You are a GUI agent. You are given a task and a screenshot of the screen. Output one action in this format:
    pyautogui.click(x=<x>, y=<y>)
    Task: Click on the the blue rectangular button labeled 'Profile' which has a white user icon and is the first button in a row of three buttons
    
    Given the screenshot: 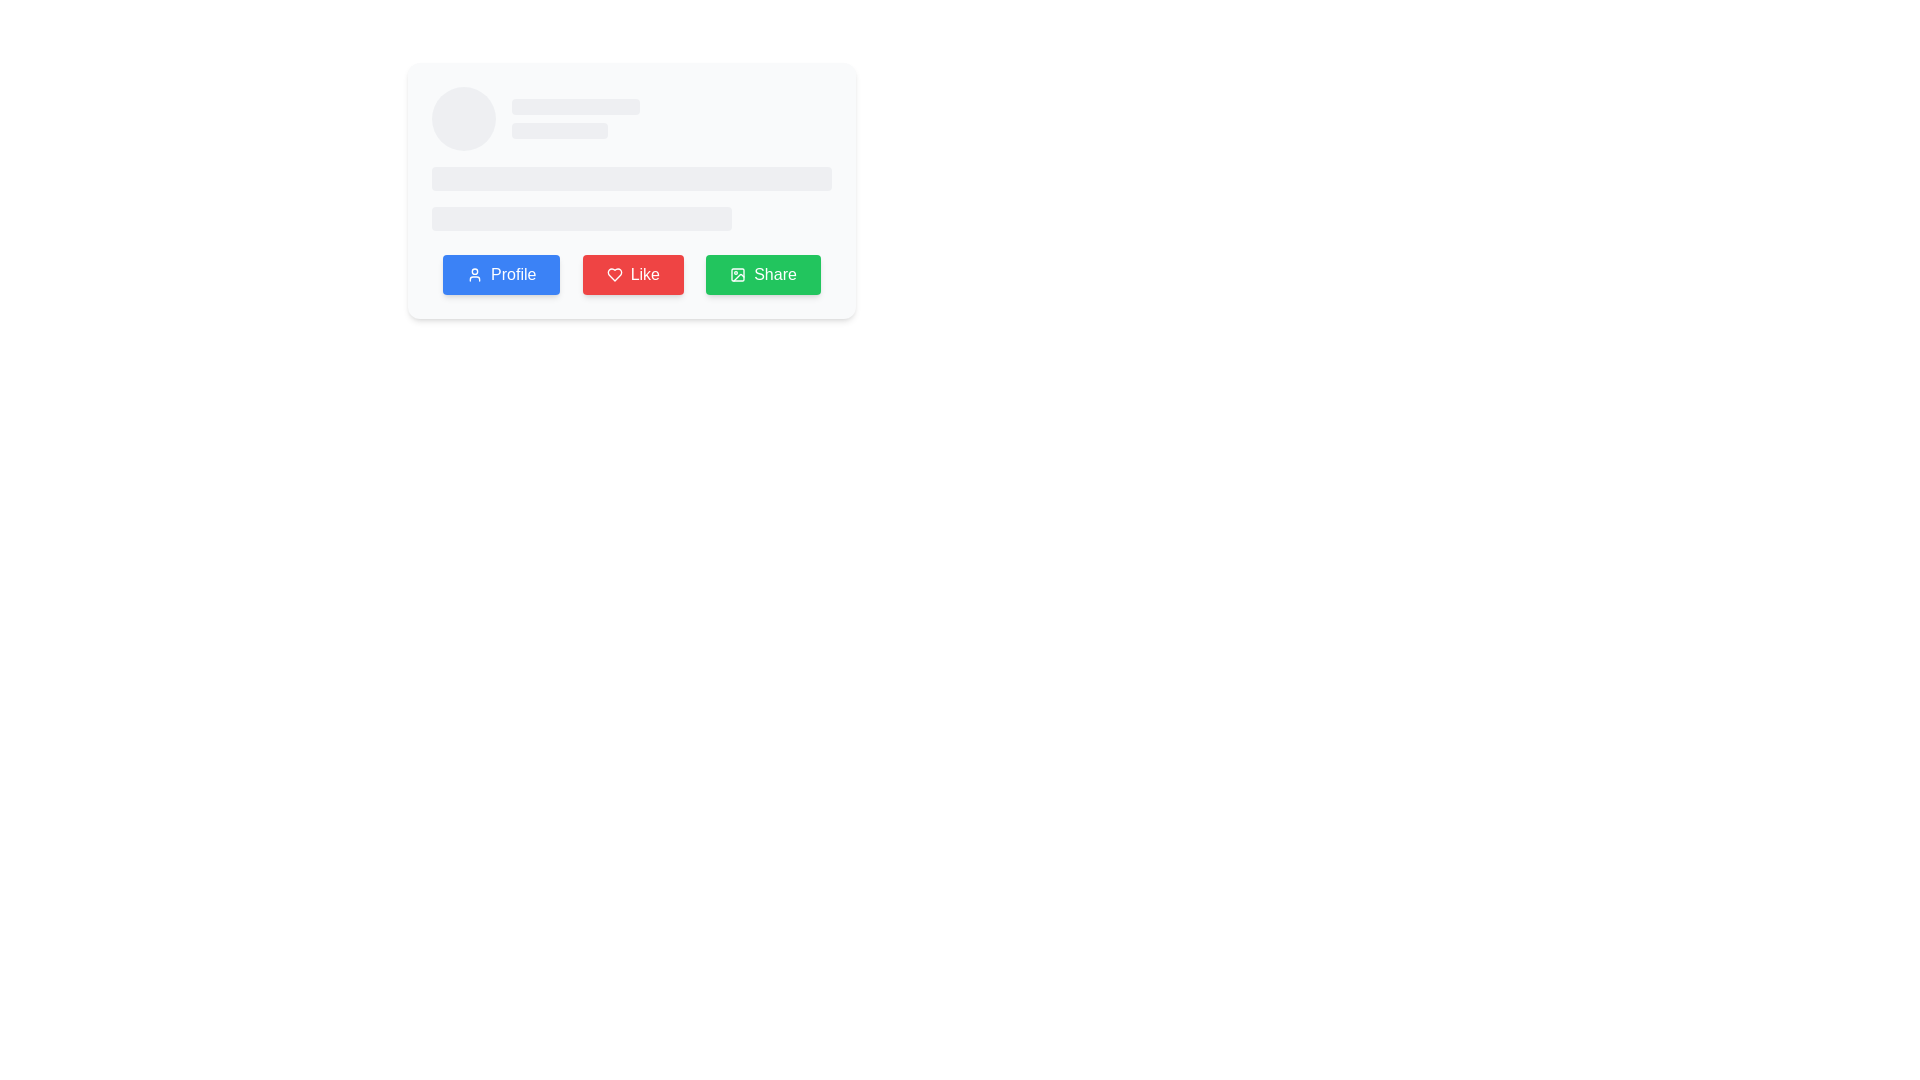 What is the action you would take?
    pyautogui.click(x=501, y=274)
    